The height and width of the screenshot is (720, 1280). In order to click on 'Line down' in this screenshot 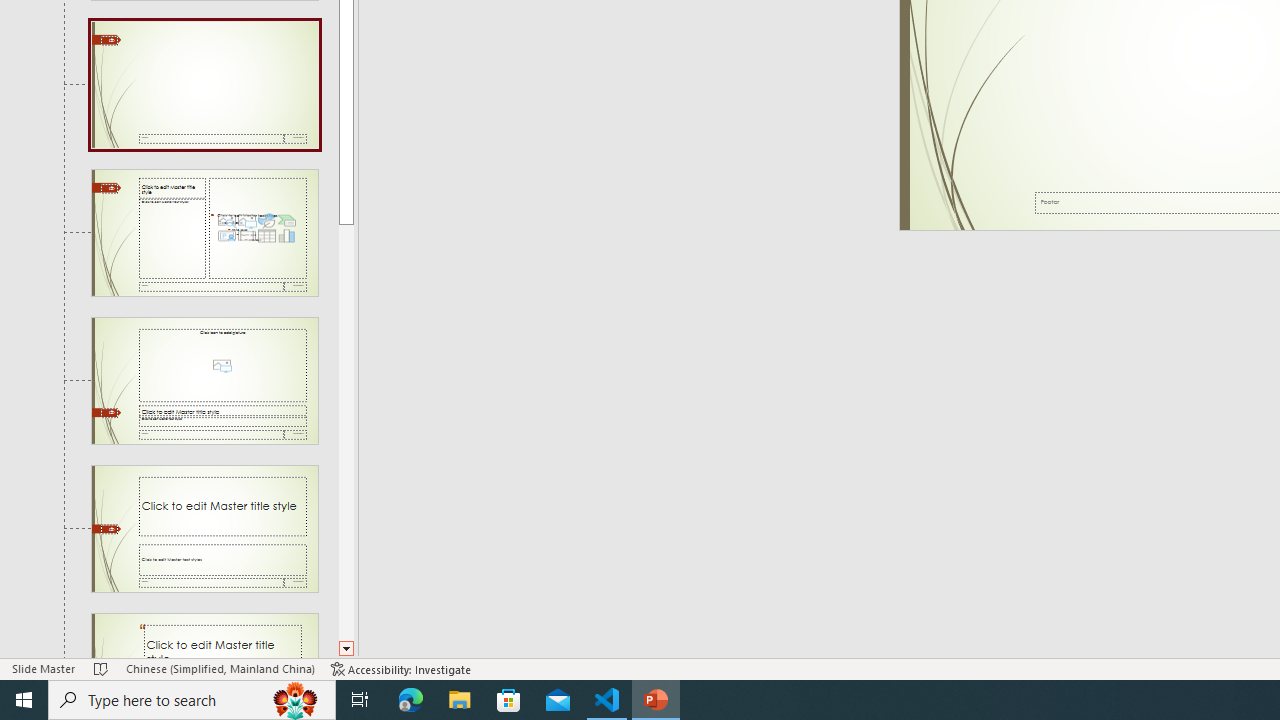, I will do `click(346, 649)`.